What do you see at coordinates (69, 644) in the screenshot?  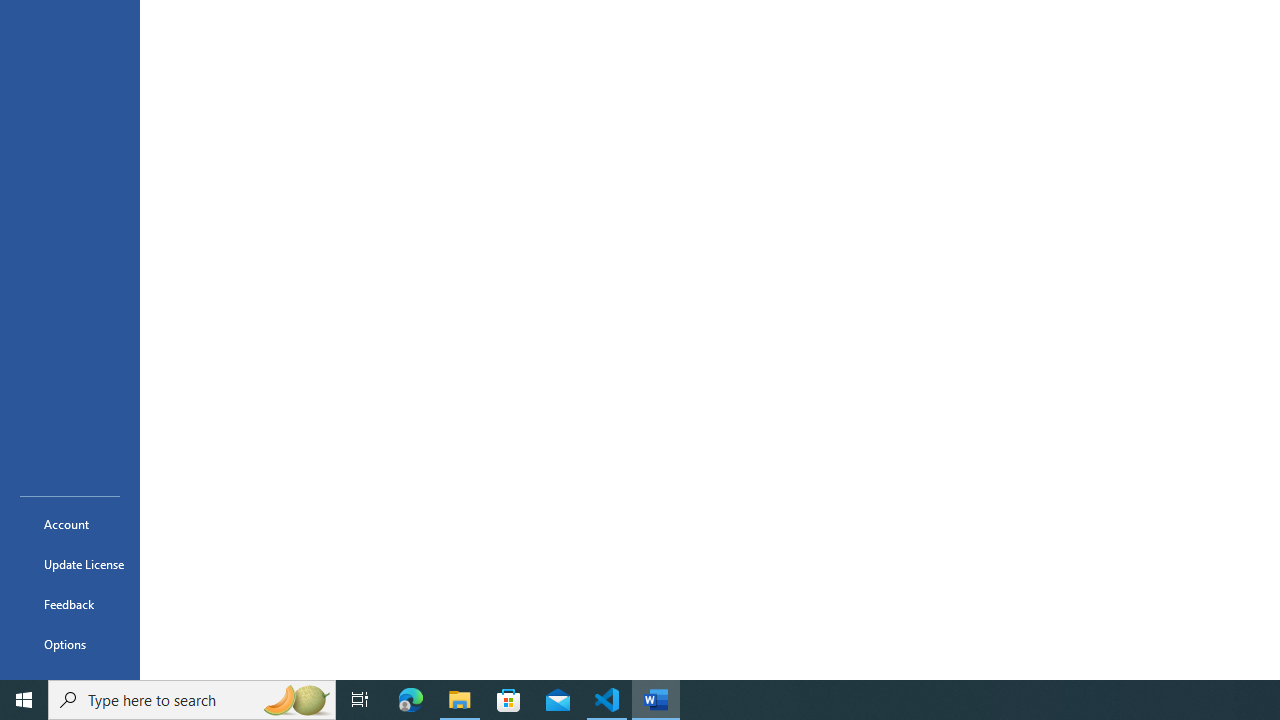 I see `'Options'` at bounding box center [69, 644].